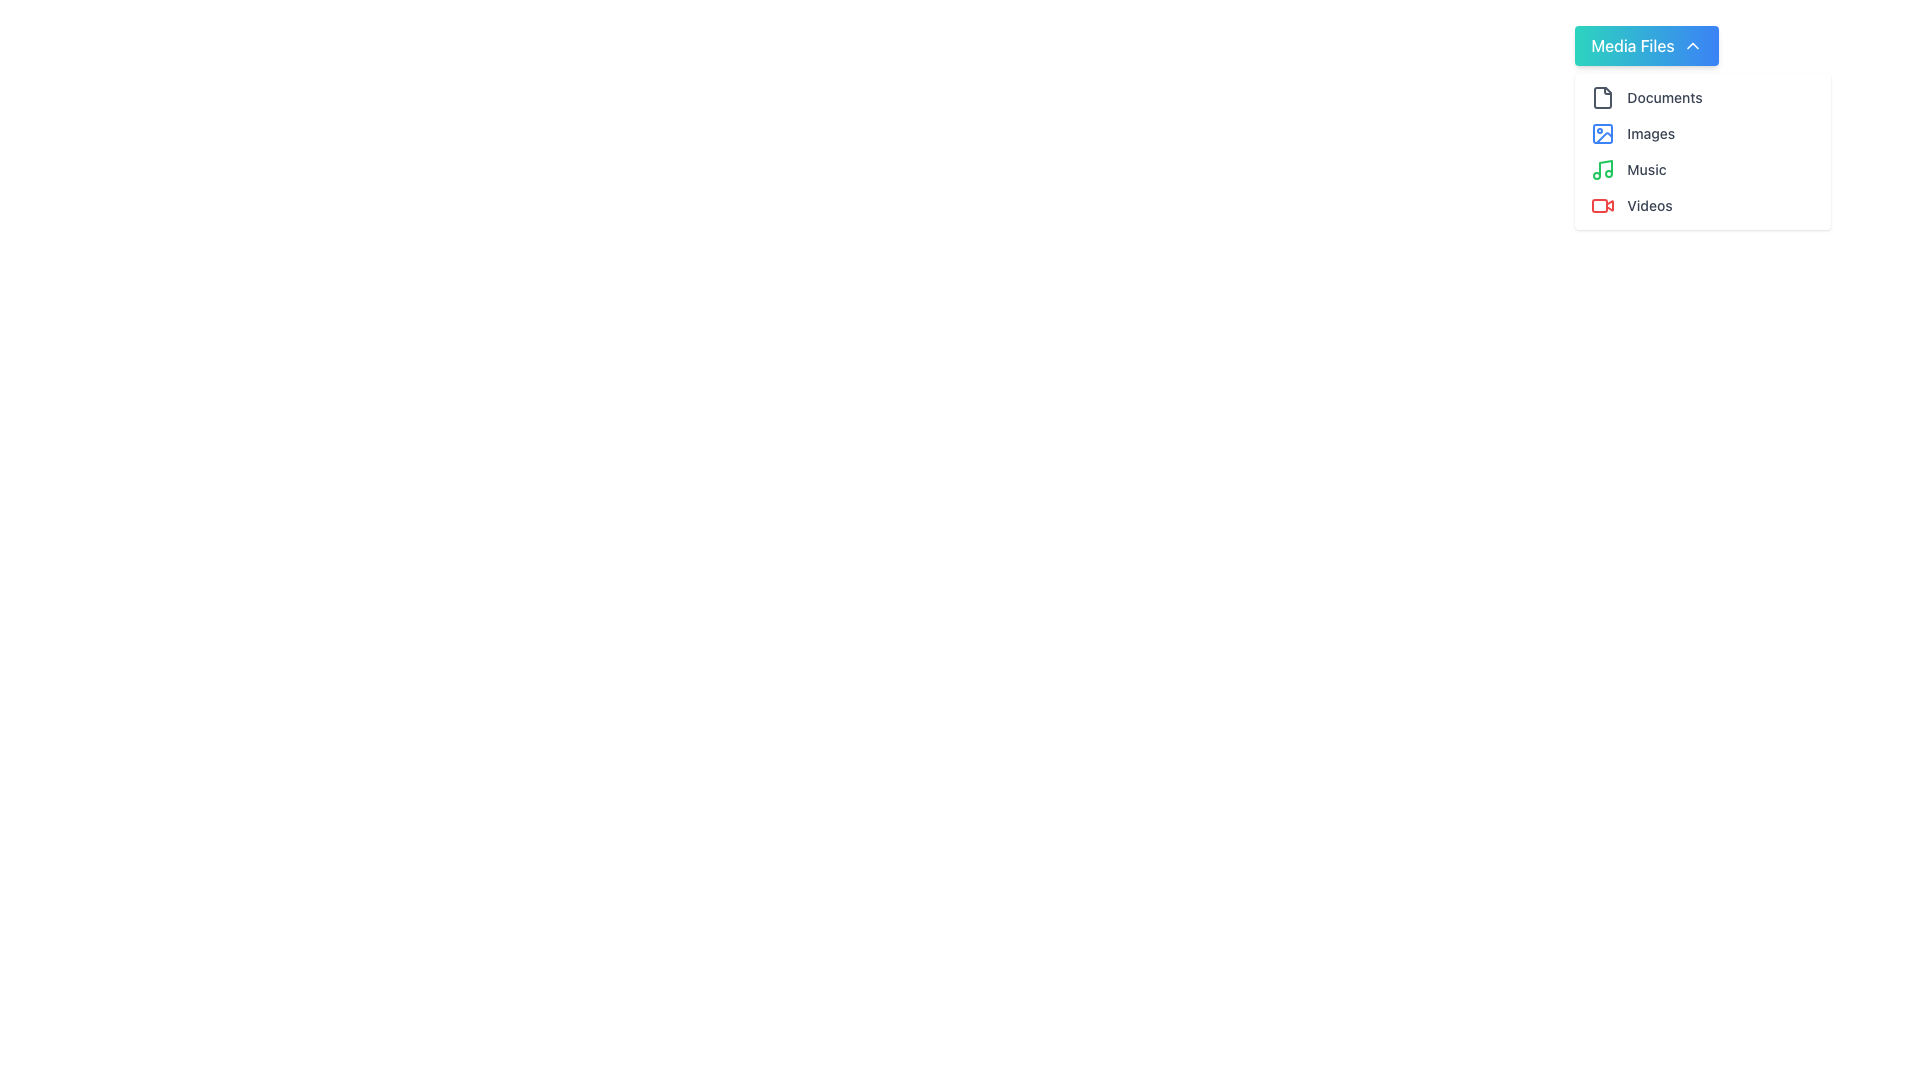 The width and height of the screenshot is (1920, 1080). What do you see at coordinates (1702, 150) in the screenshot?
I see `the 'Music' category menu item located in the top-right region of the interface, slightly below the 'Media Files' button, which is the third item in the vertical list of media types` at bounding box center [1702, 150].